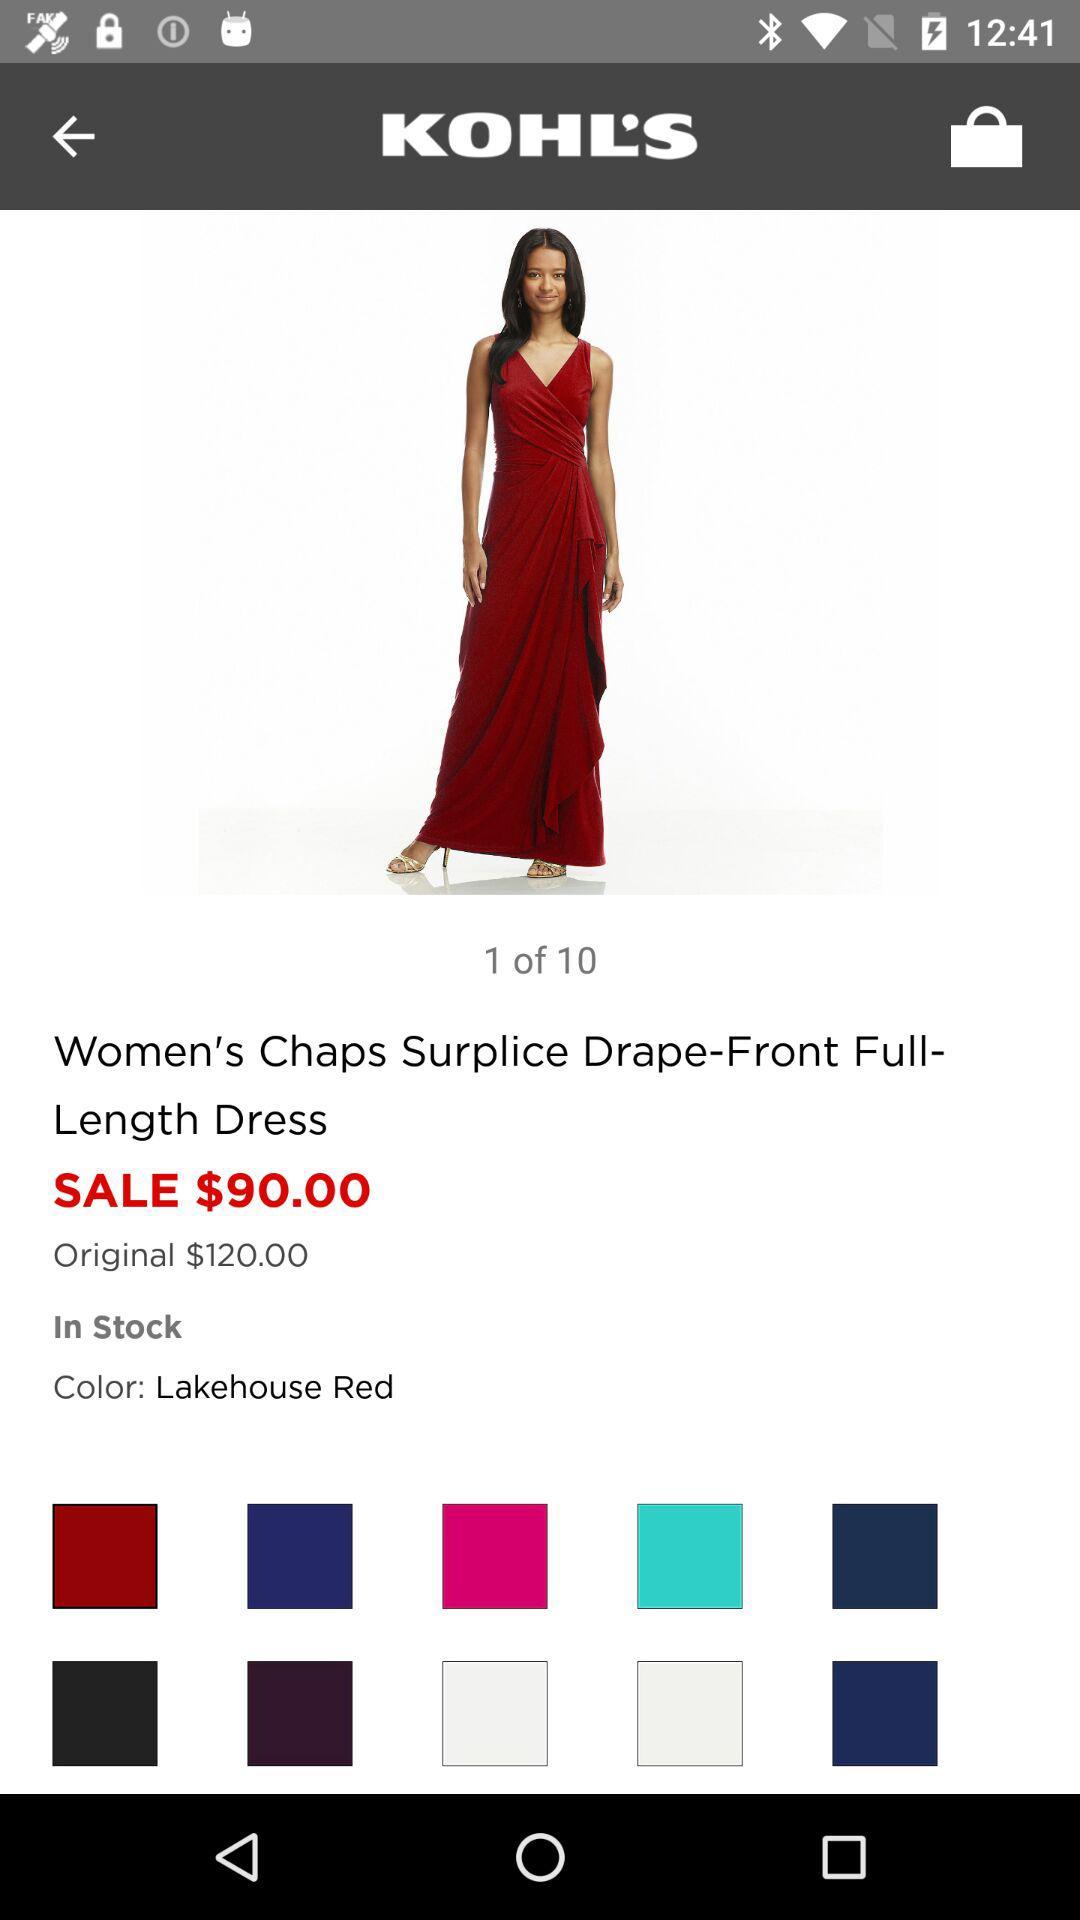  Describe the element at coordinates (689, 1555) in the screenshot. I see `colour choosing` at that location.